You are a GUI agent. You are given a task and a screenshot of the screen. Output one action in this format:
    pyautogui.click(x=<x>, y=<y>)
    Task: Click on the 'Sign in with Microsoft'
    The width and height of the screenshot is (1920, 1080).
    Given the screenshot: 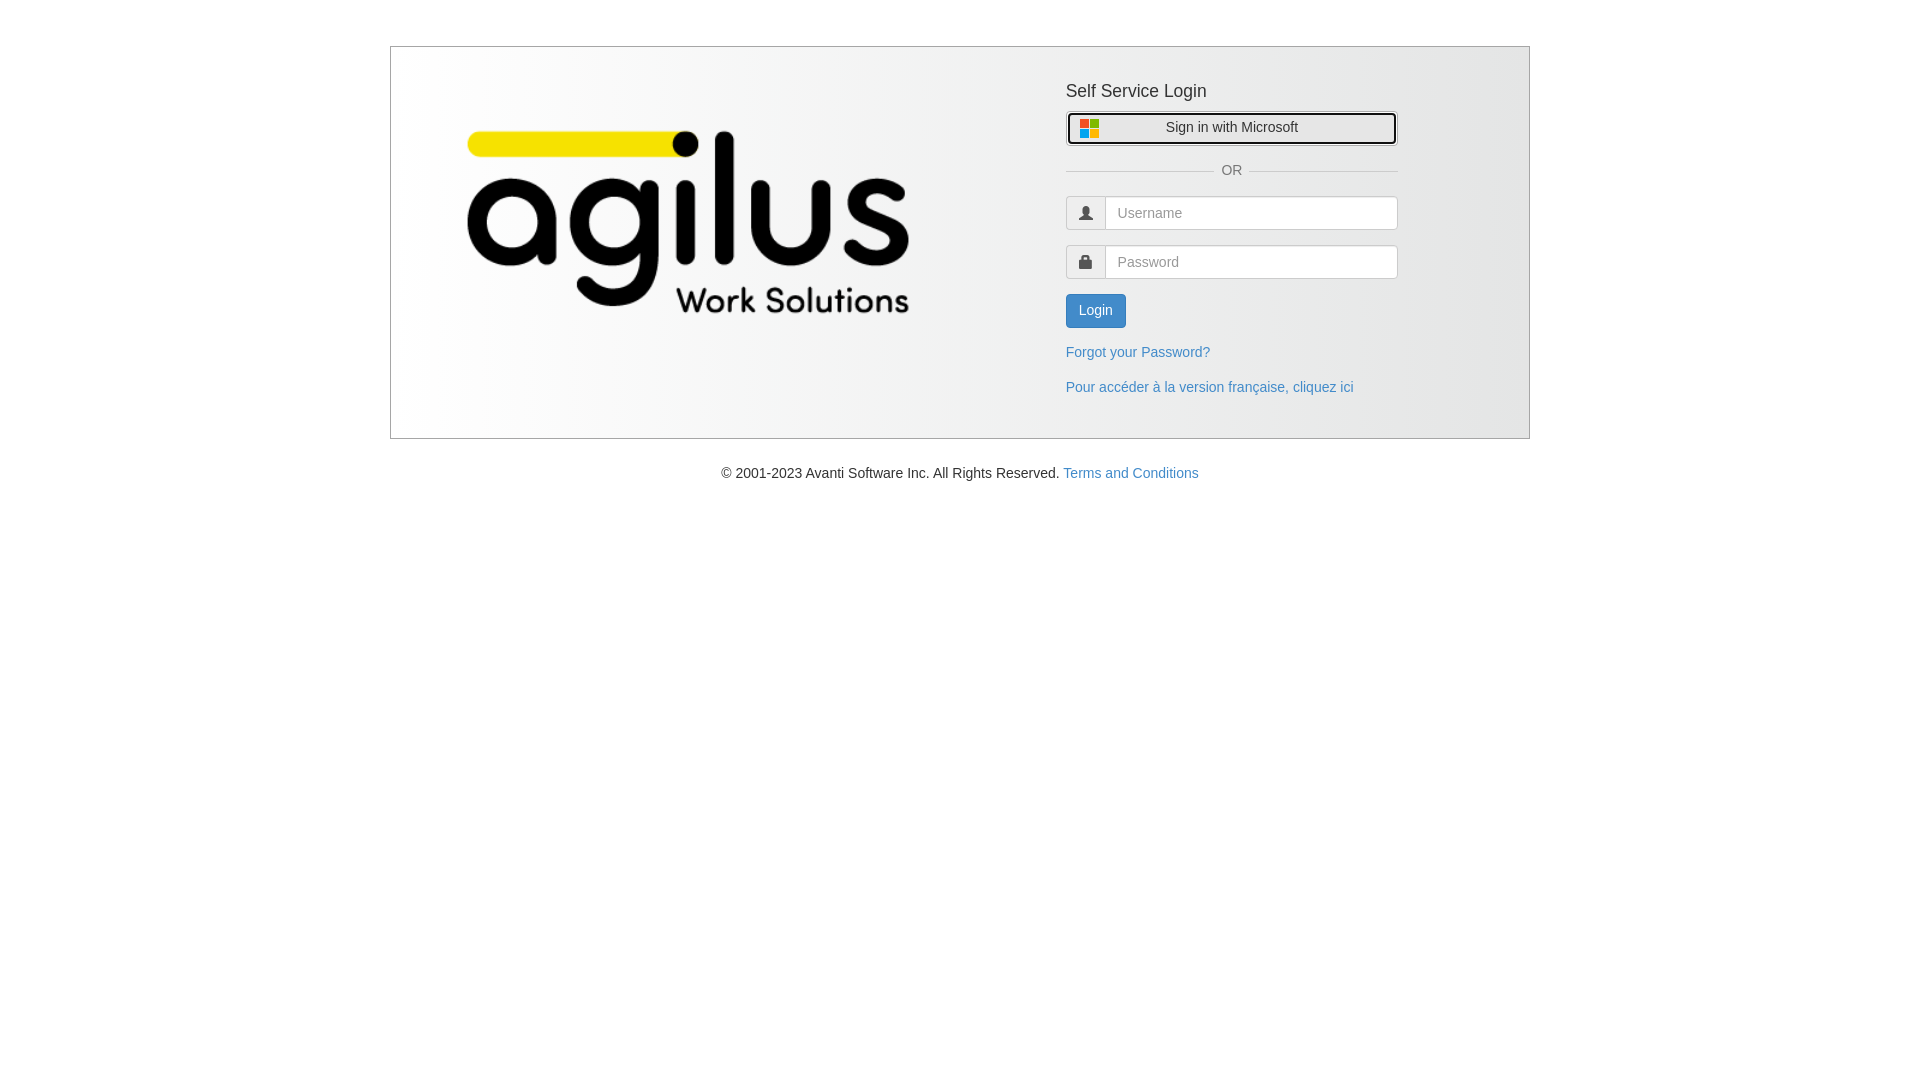 What is the action you would take?
    pyautogui.click(x=1231, y=128)
    